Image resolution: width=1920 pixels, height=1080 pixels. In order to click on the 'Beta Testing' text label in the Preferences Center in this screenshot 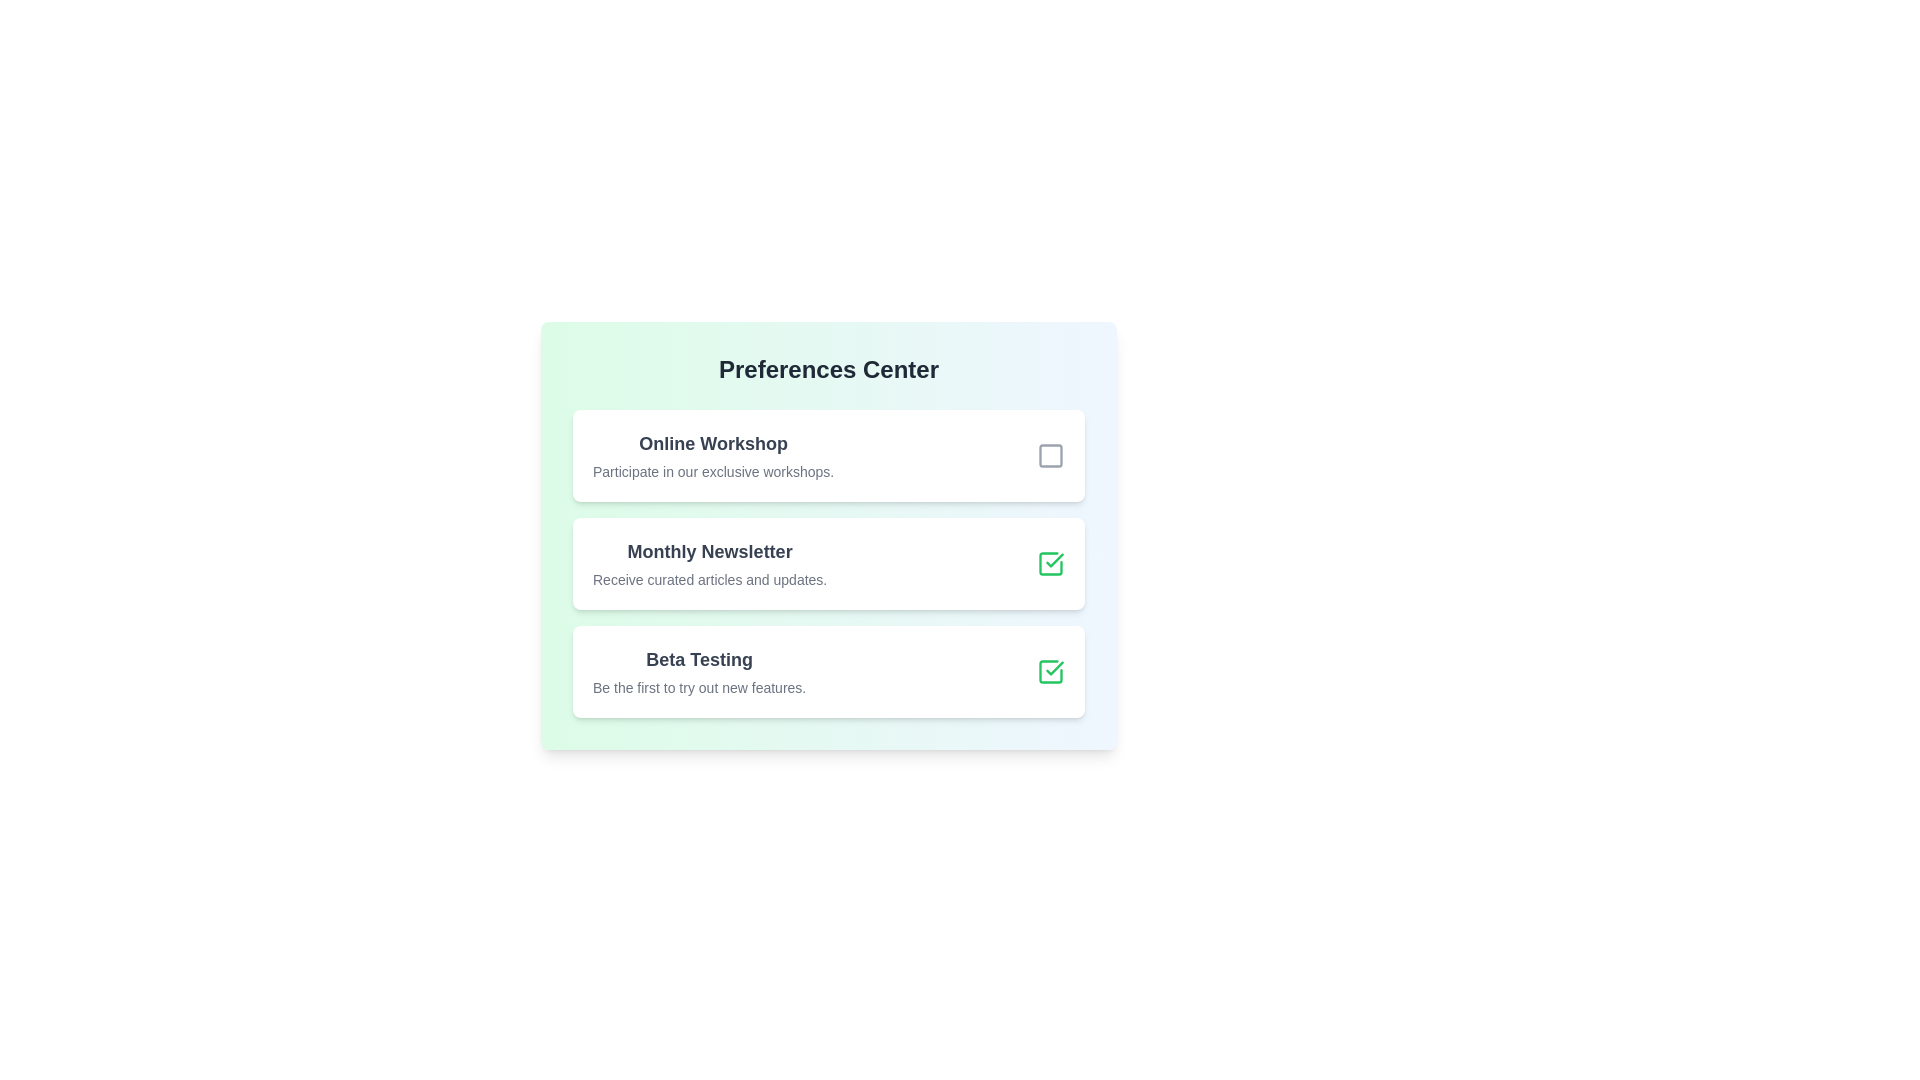, I will do `click(699, 659)`.